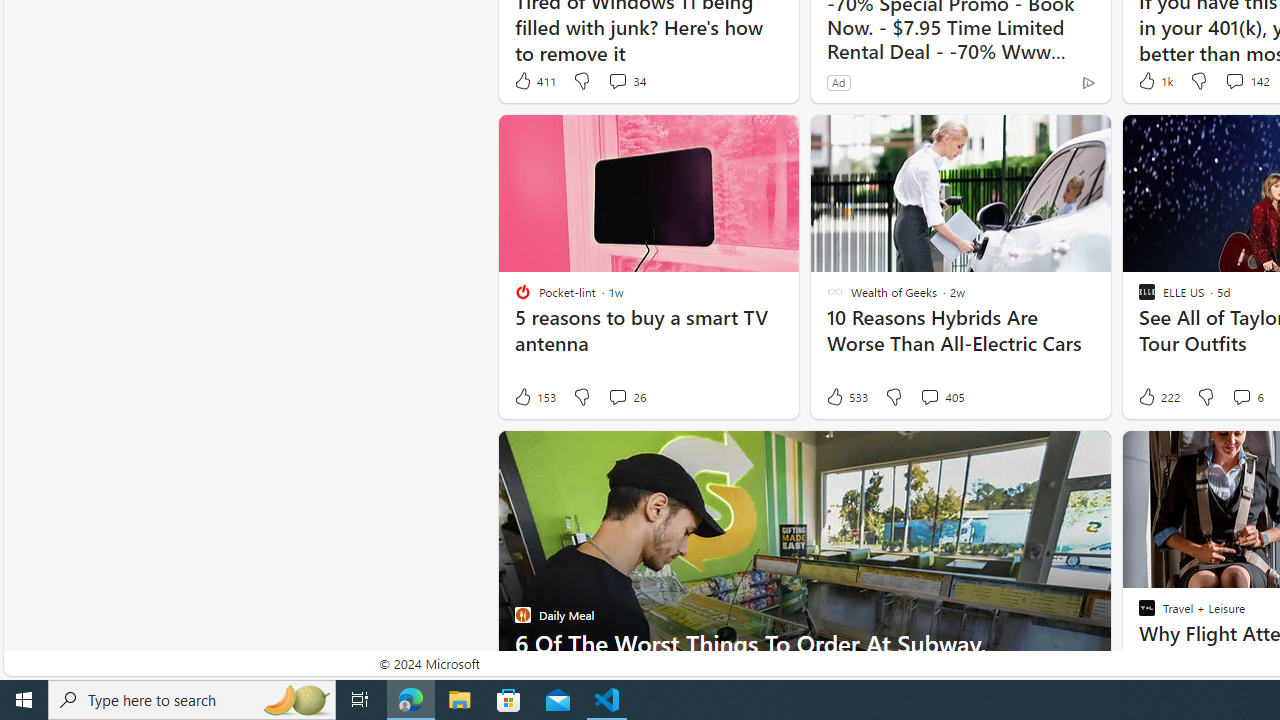 This screenshot has height=720, width=1280. What do you see at coordinates (1157, 397) in the screenshot?
I see `'222 Like'` at bounding box center [1157, 397].